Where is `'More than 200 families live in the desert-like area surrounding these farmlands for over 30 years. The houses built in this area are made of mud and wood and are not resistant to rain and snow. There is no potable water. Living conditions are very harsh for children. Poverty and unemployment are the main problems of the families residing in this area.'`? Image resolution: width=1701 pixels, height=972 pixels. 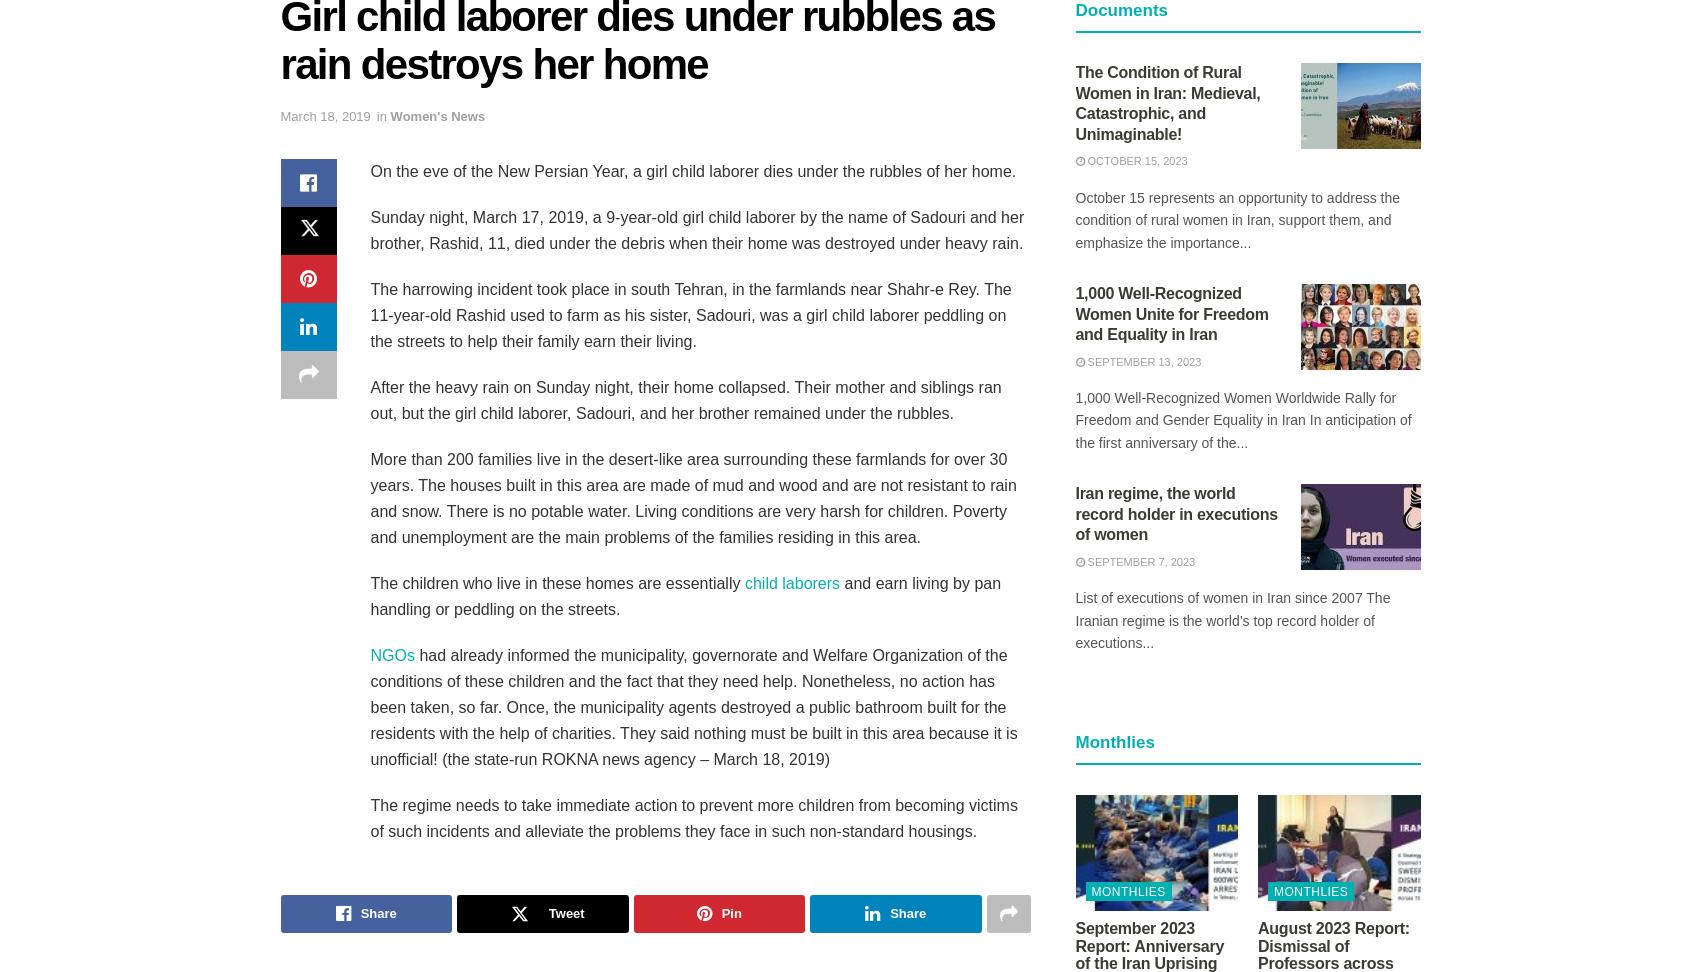
'More than 200 families live in the desert-like area surrounding these farmlands for over 30 years. The houses built in this area are made of mud and wood and are not resistant to rain and snow. There is no potable water. Living conditions are very harsh for children. Poverty and unemployment are the main problems of the families residing in this area.' is located at coordinates (691, 497).